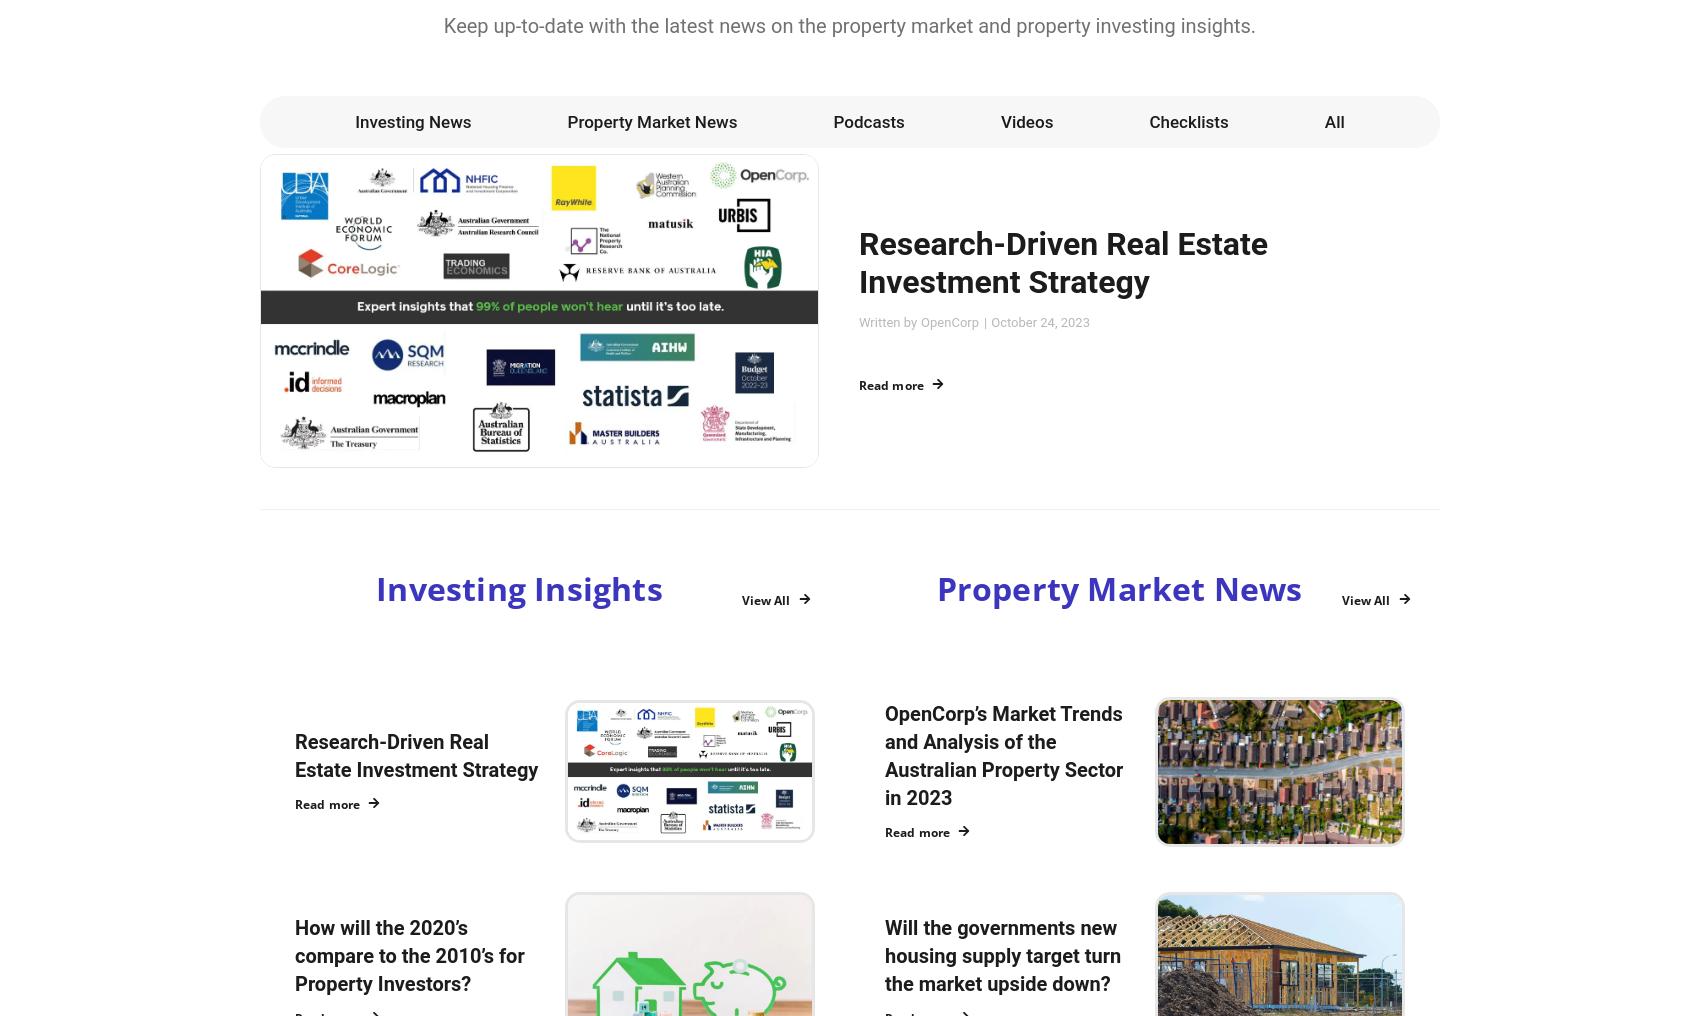  Describe the element at coordinates (1187, 121) in the screenshot. I see `'Checklists'` at that location.